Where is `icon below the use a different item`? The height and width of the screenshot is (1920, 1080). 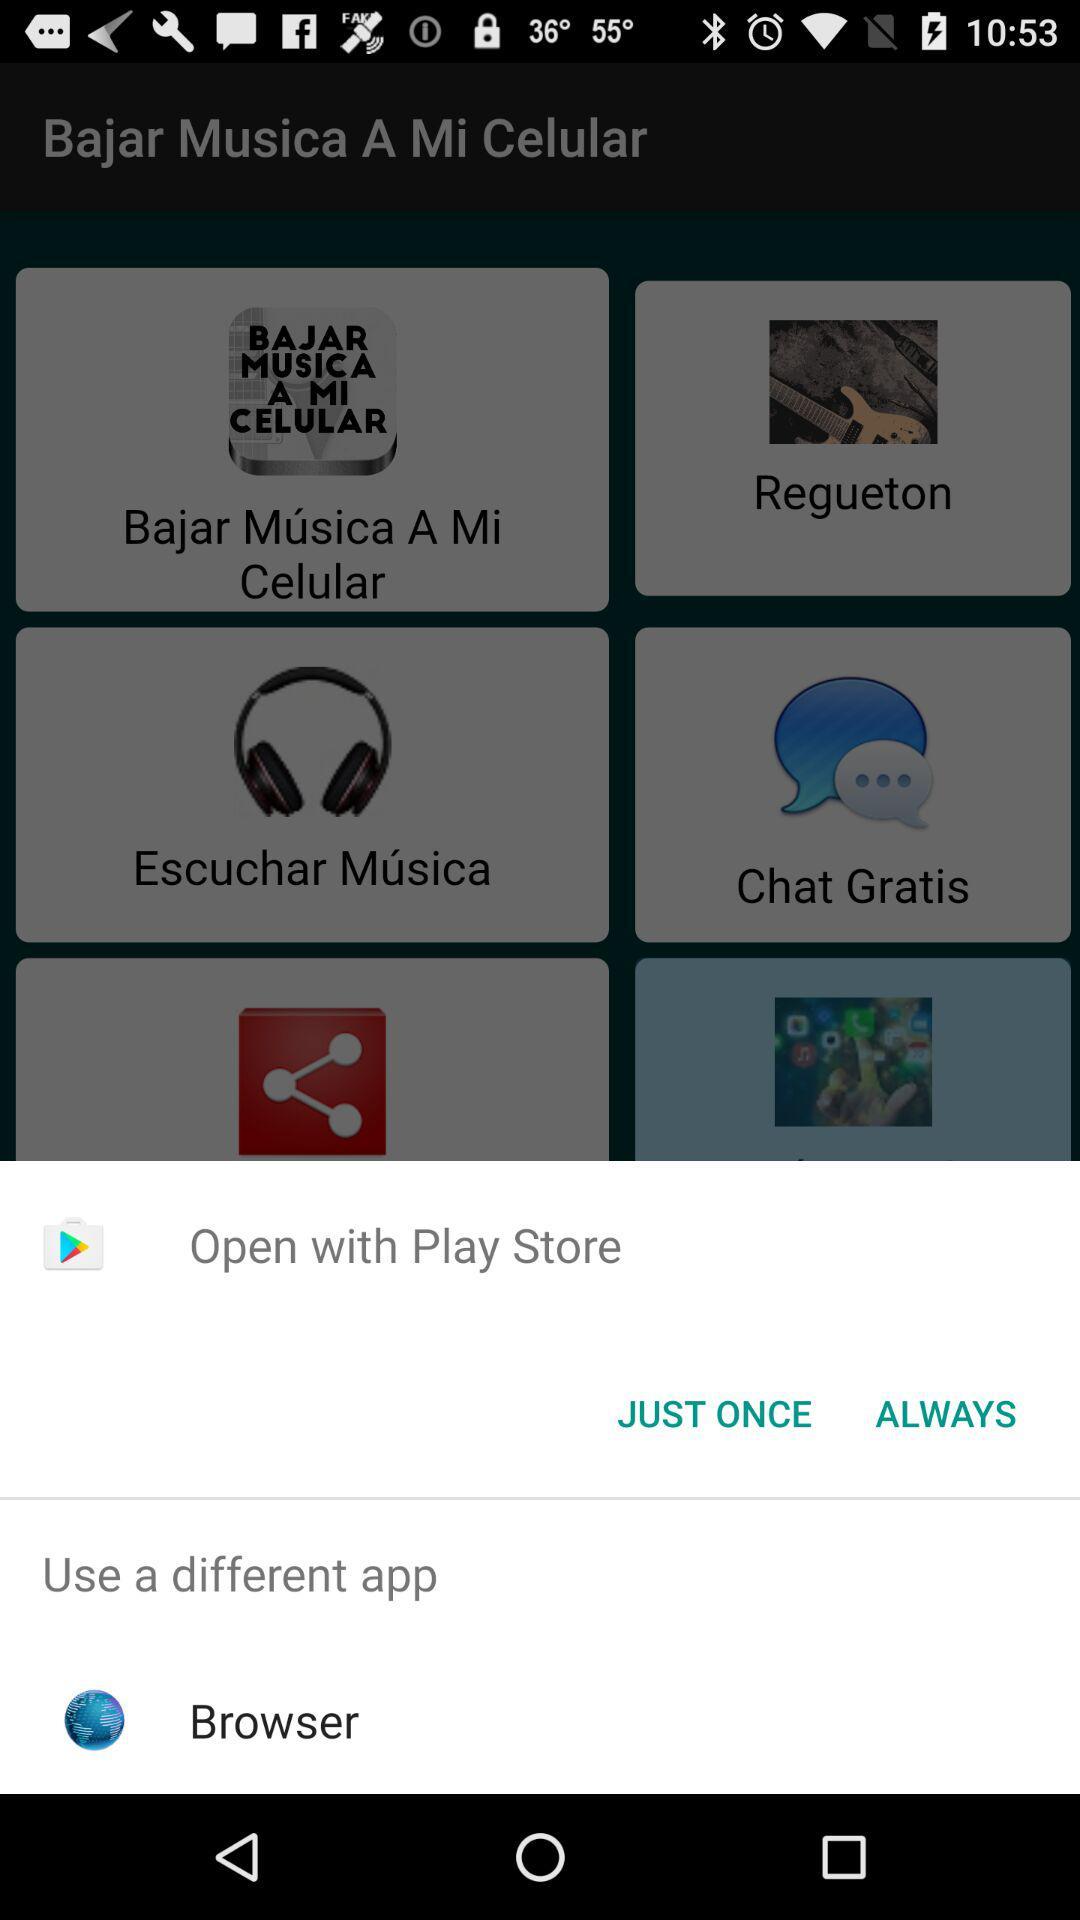
icon below the use a different item is located at coordinates (274, 1719).